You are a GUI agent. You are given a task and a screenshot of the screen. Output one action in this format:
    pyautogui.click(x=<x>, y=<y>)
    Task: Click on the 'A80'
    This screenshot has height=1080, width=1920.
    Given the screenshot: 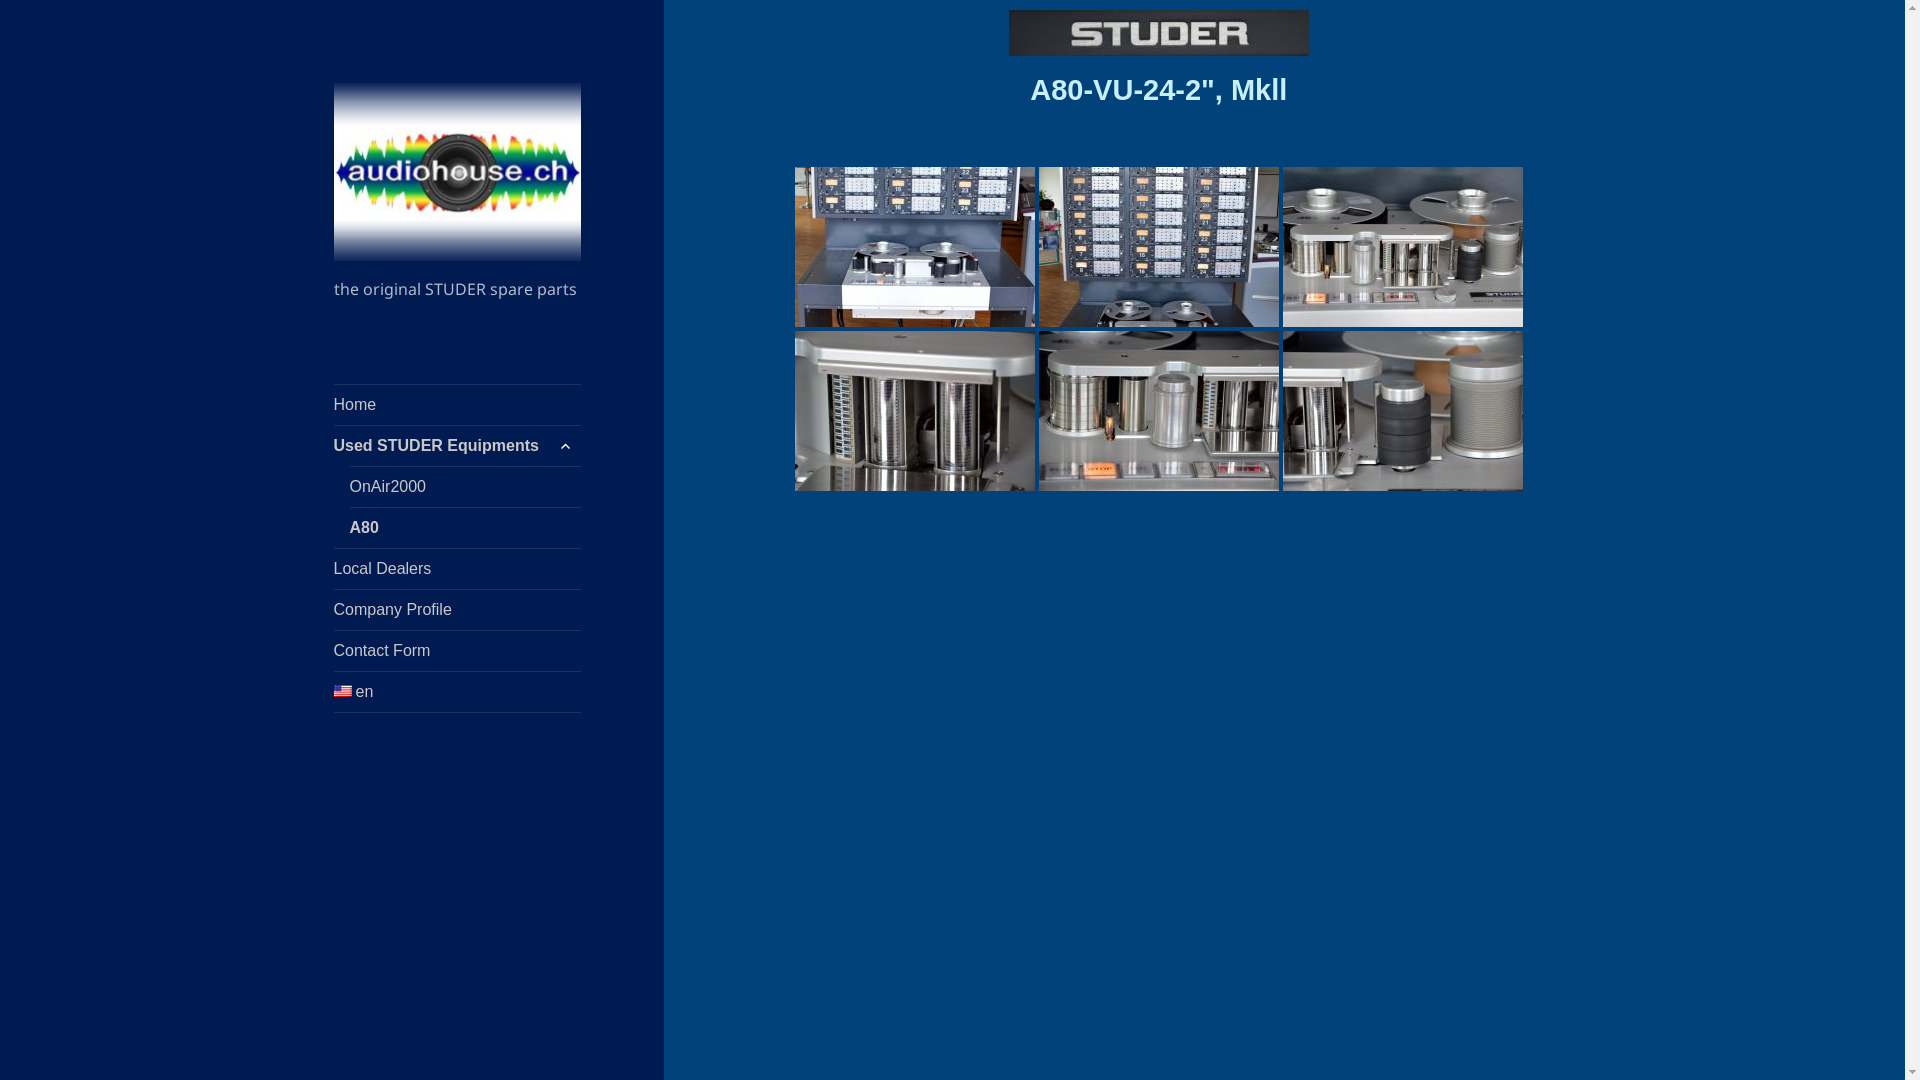 What is the action you would take?
    pyautogui.click(x=464, y=527)
    